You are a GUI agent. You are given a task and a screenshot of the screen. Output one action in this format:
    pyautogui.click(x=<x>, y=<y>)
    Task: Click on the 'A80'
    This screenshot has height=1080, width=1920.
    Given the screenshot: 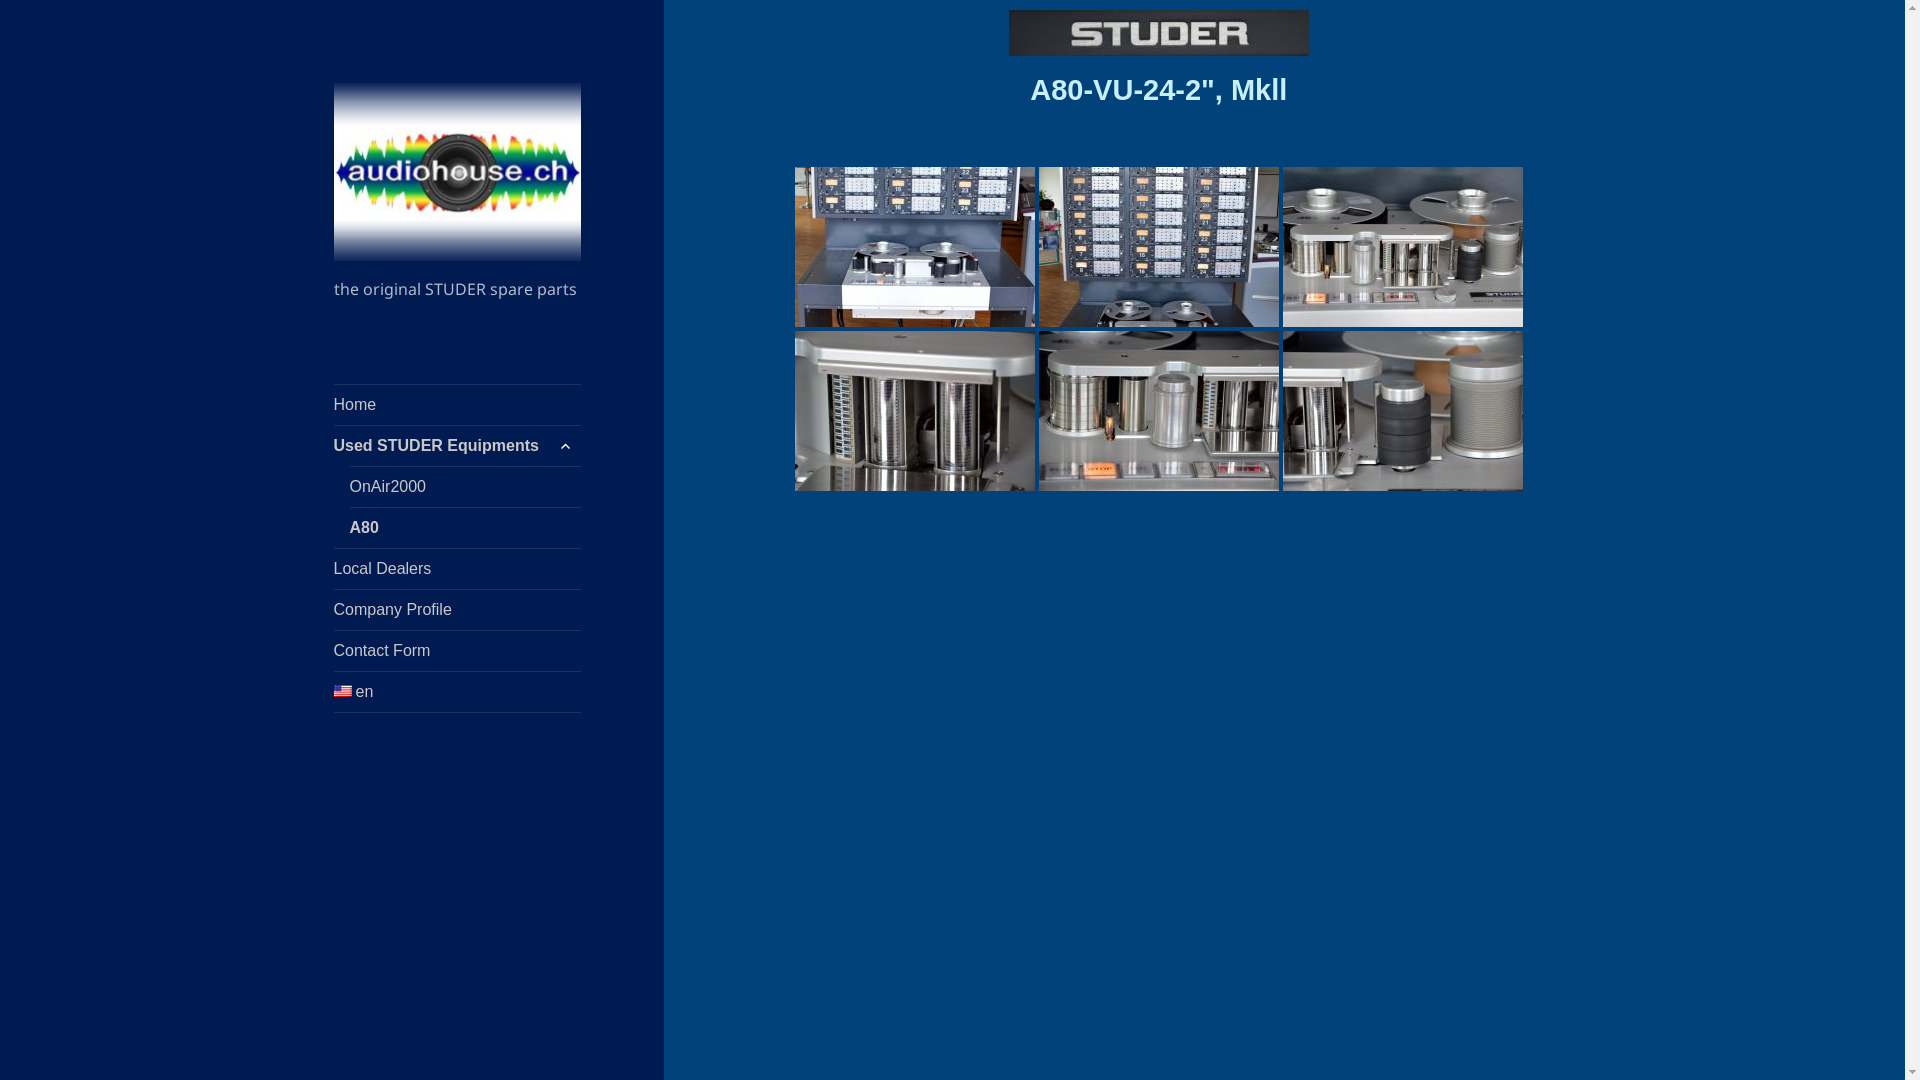 What is the action you would take?
    pyautogui.click(x=464, y=527)
    